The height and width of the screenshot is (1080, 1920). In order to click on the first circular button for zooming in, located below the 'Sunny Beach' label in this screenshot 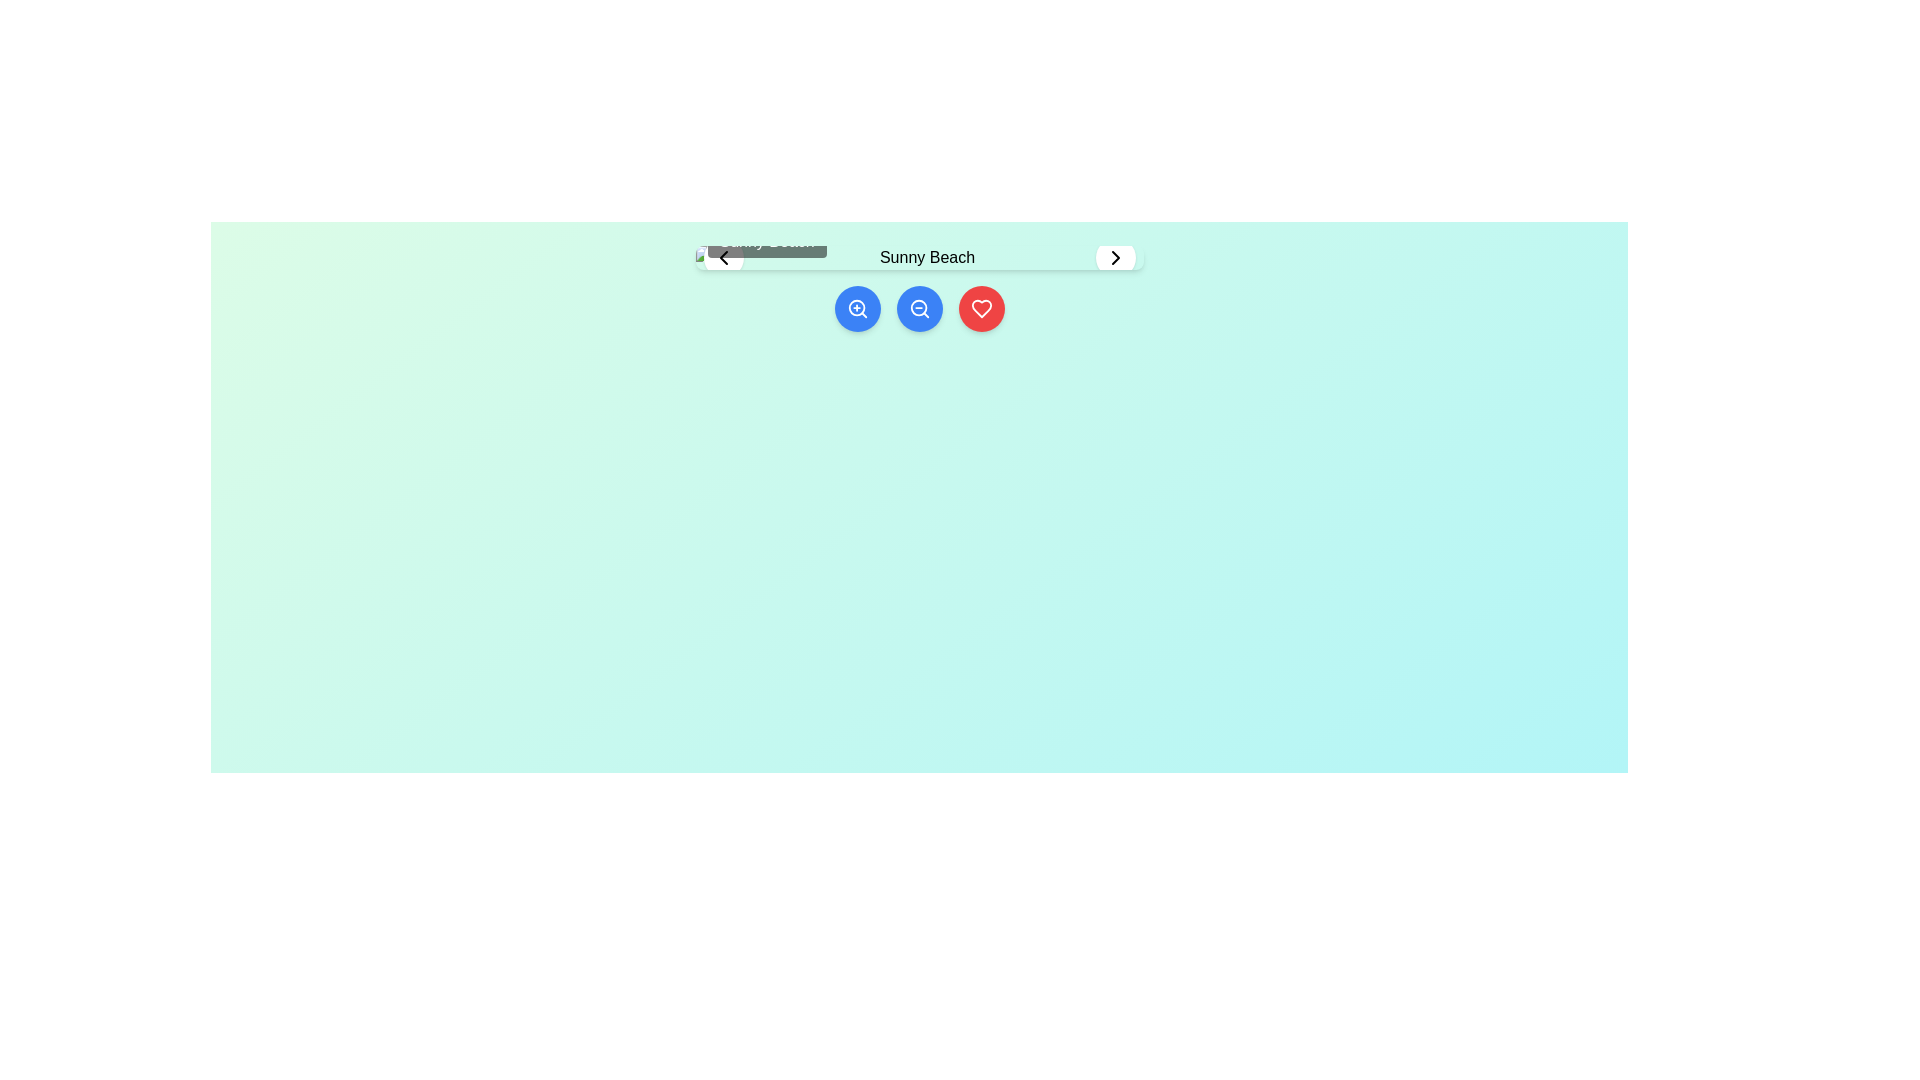, I will do `click(857, 308)`.